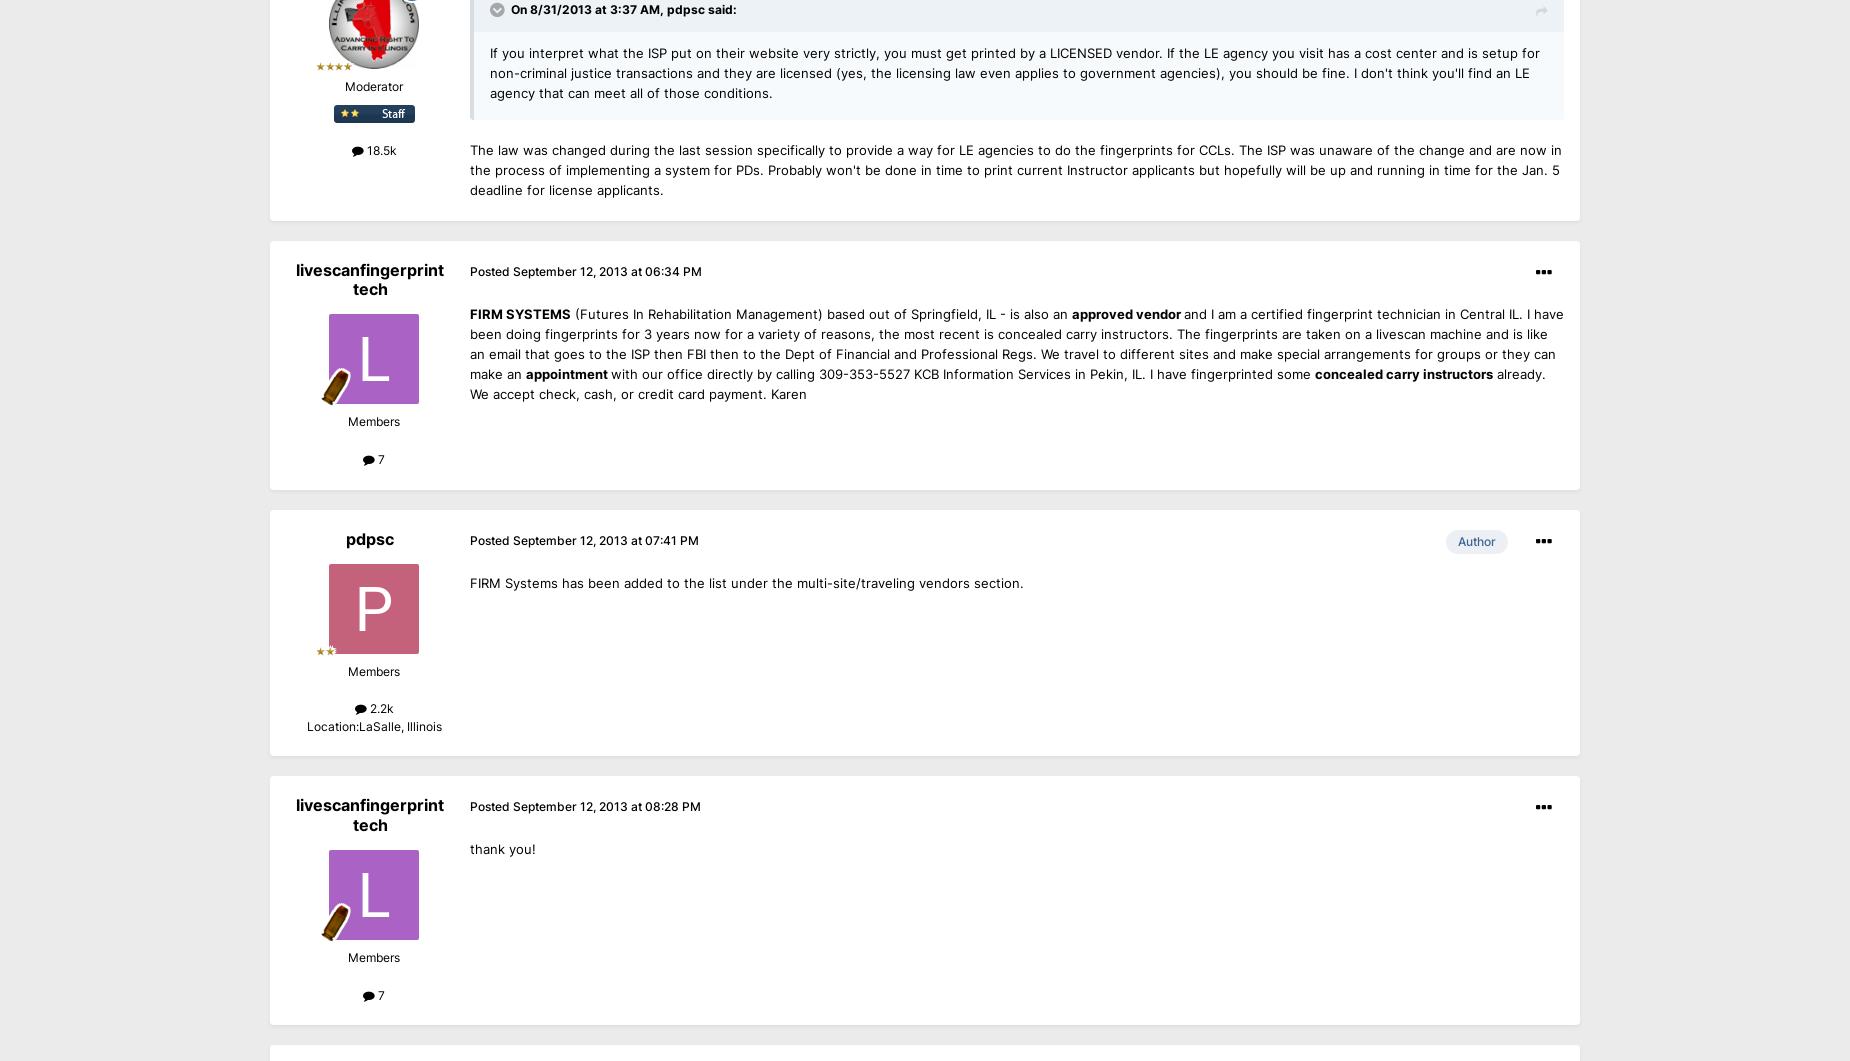  What do you see at coordinates (1403, 374) in the screenshot?
I see `'concealed carry instructors'` at bounding box center [1403, 374].